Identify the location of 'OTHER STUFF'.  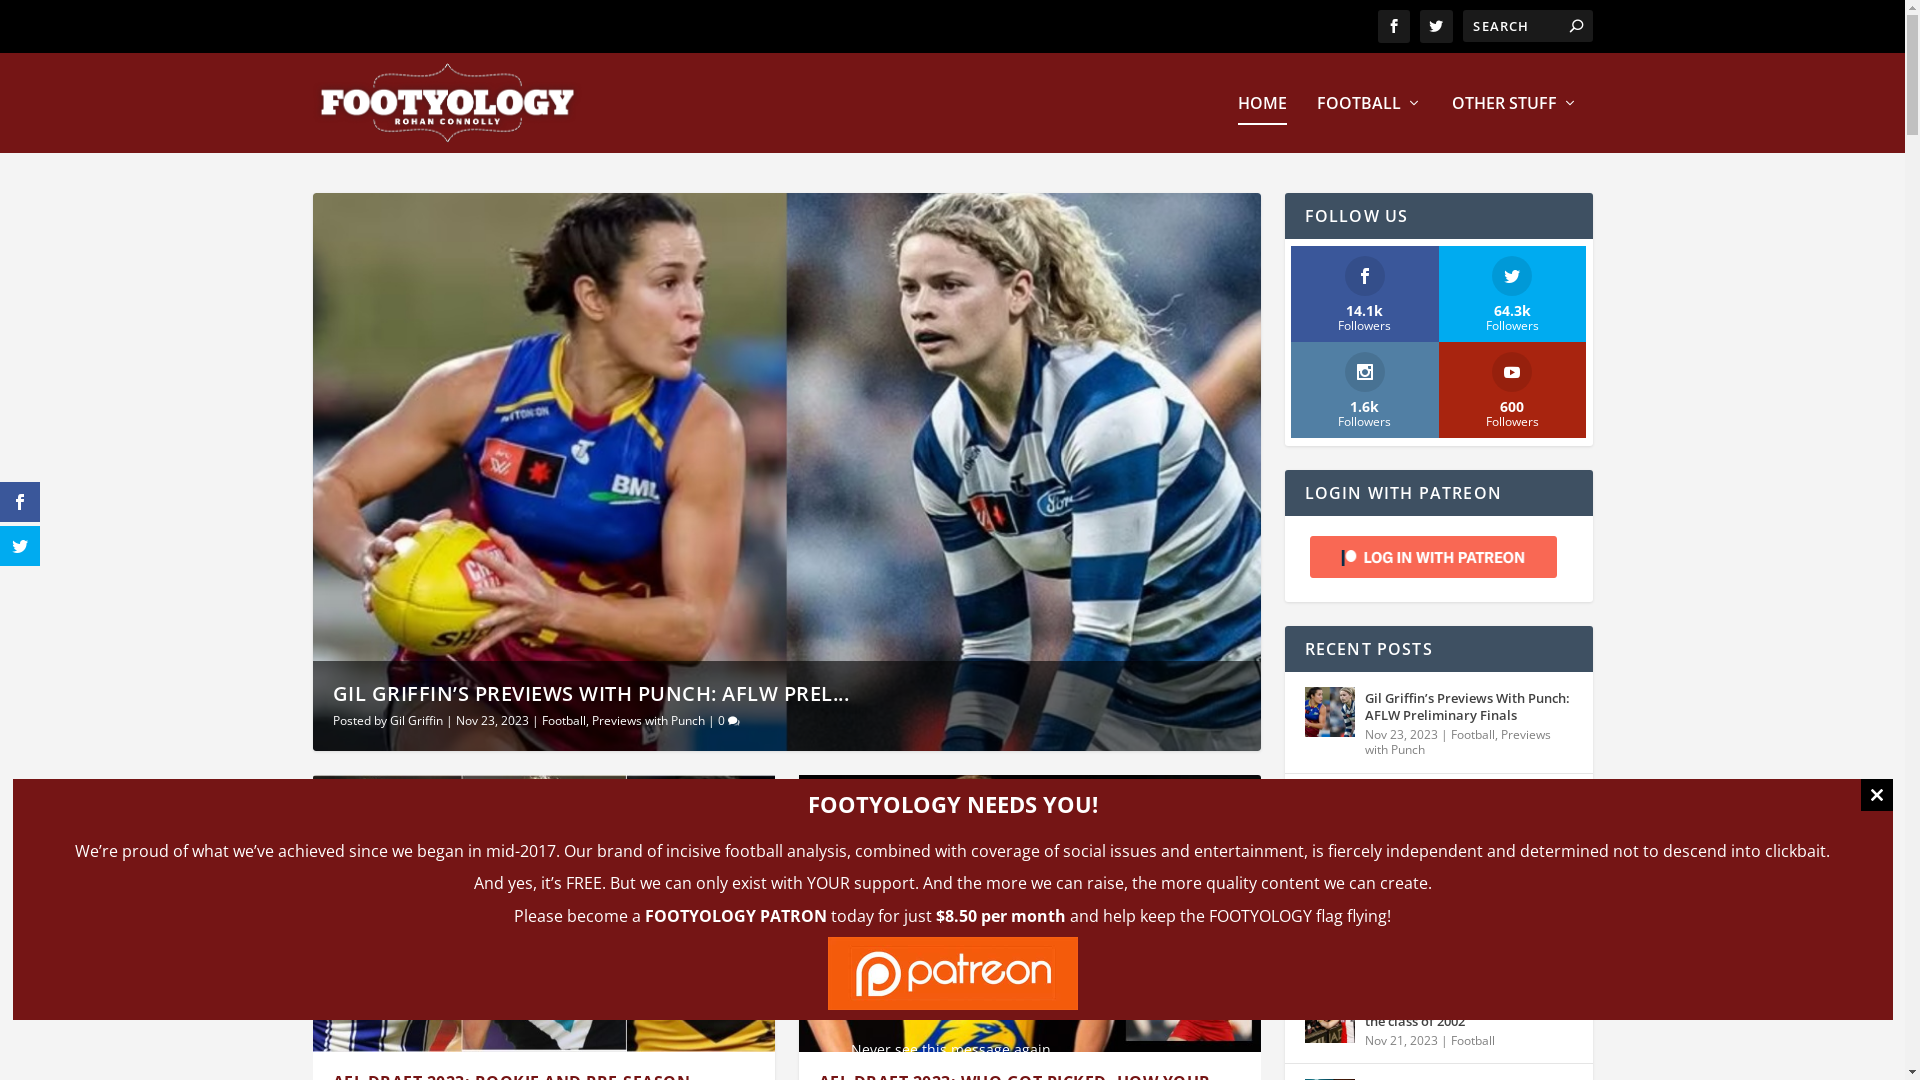
(1515, 124).